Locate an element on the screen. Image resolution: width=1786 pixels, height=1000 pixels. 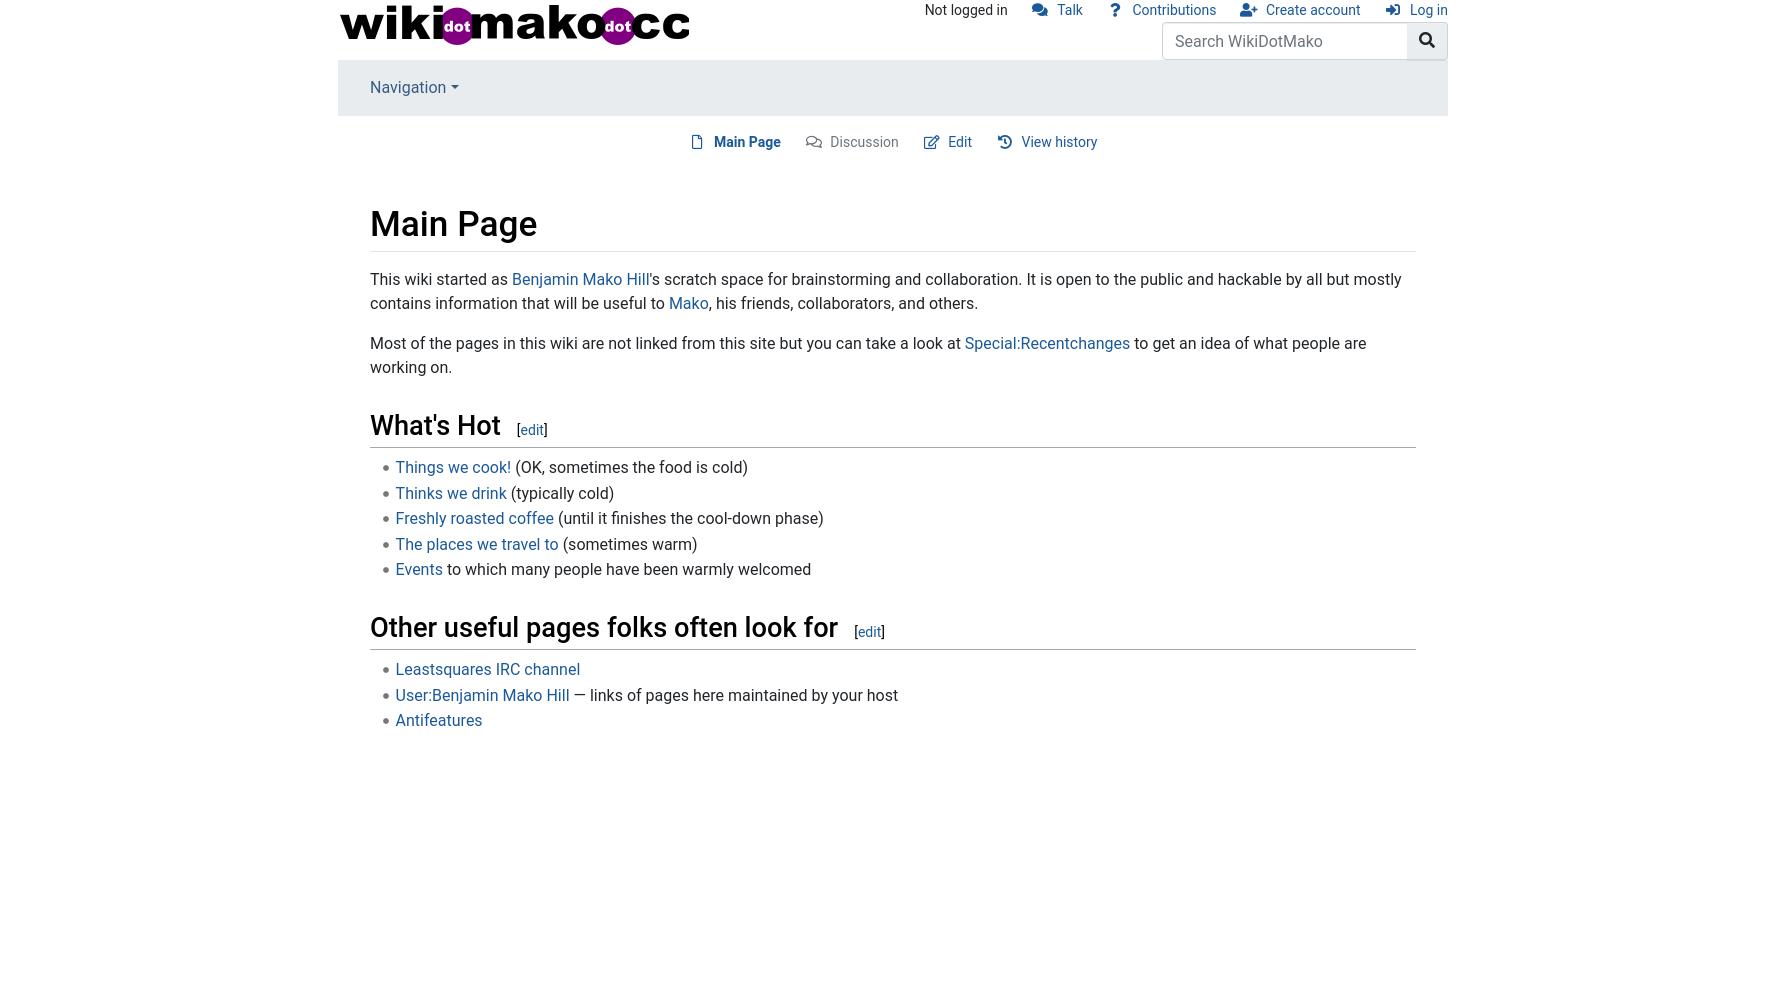
'Things we cook!' is located at coordinates (451, 466).